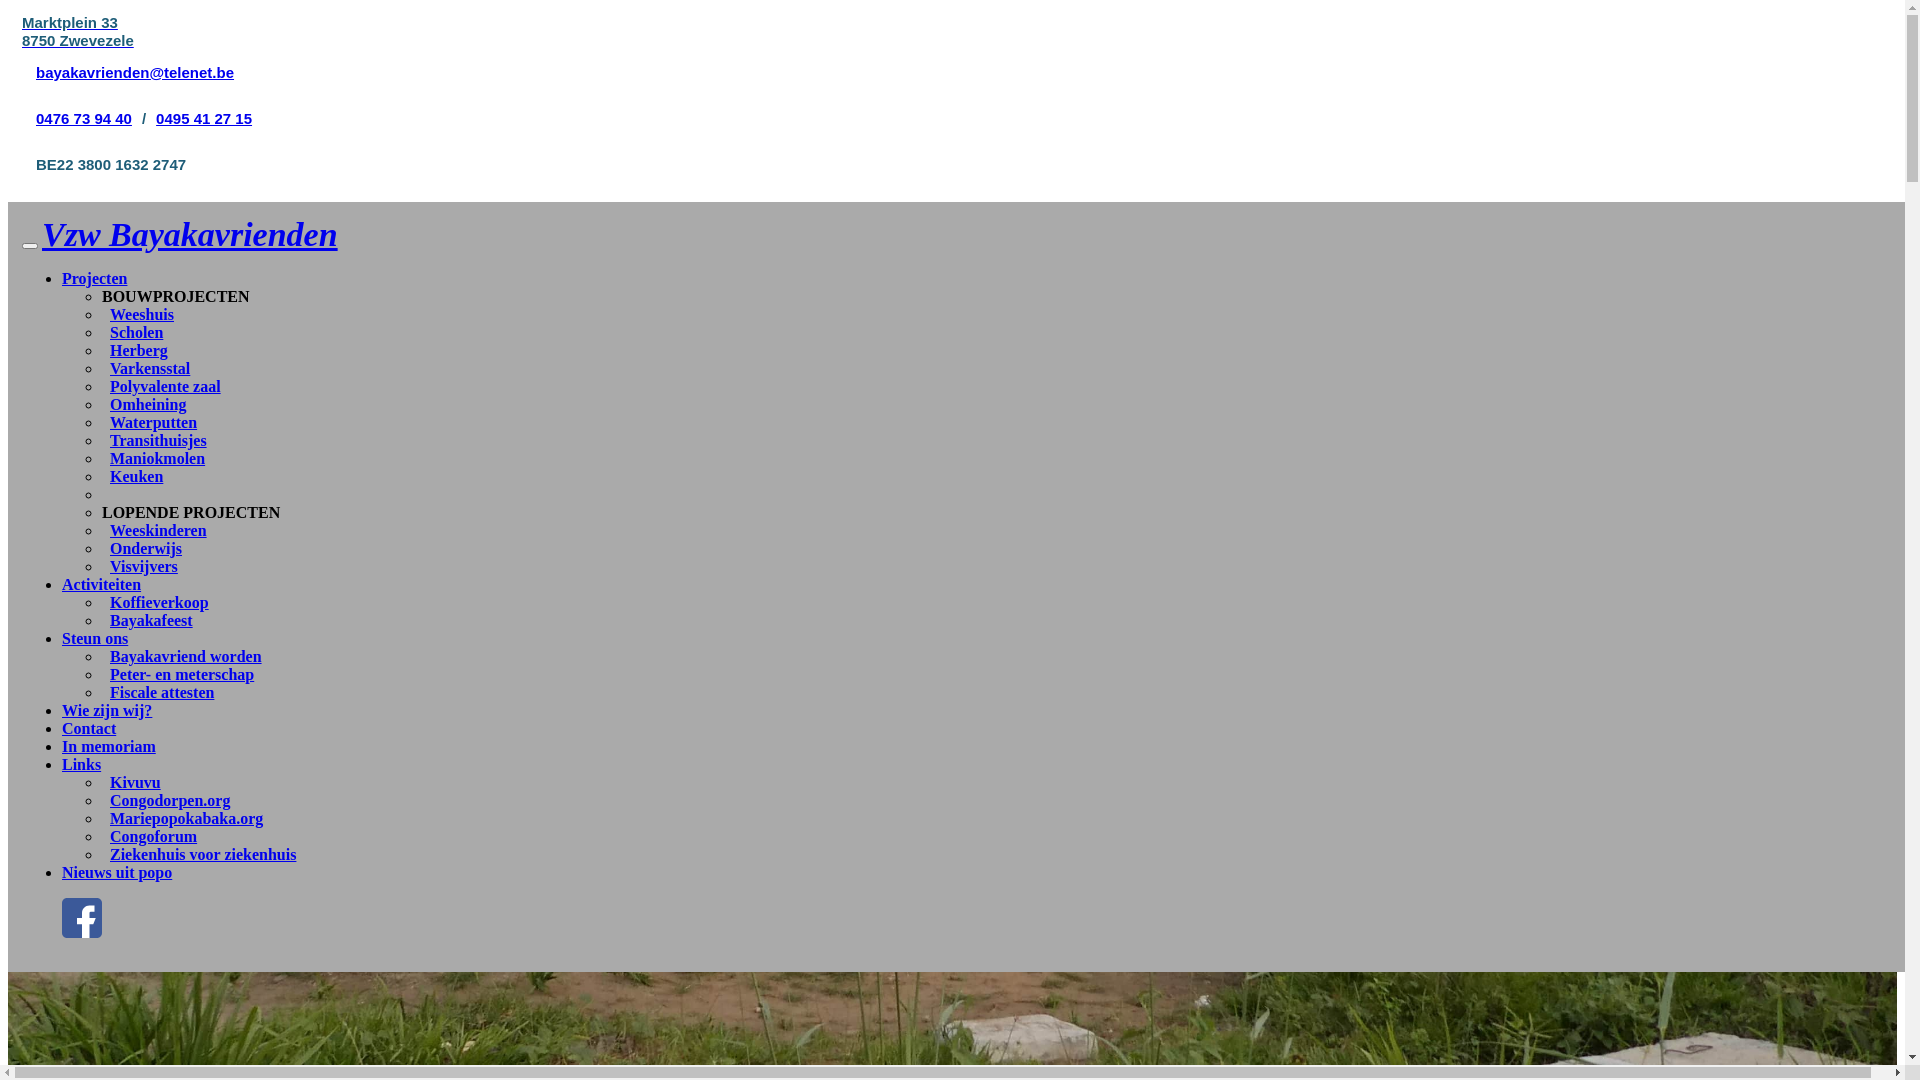 The width and height of the screenshot is (1920, 1080). Describe the element at coordinates (144, 368) in the screenshot. I see `'Varkensstal'` at that location.